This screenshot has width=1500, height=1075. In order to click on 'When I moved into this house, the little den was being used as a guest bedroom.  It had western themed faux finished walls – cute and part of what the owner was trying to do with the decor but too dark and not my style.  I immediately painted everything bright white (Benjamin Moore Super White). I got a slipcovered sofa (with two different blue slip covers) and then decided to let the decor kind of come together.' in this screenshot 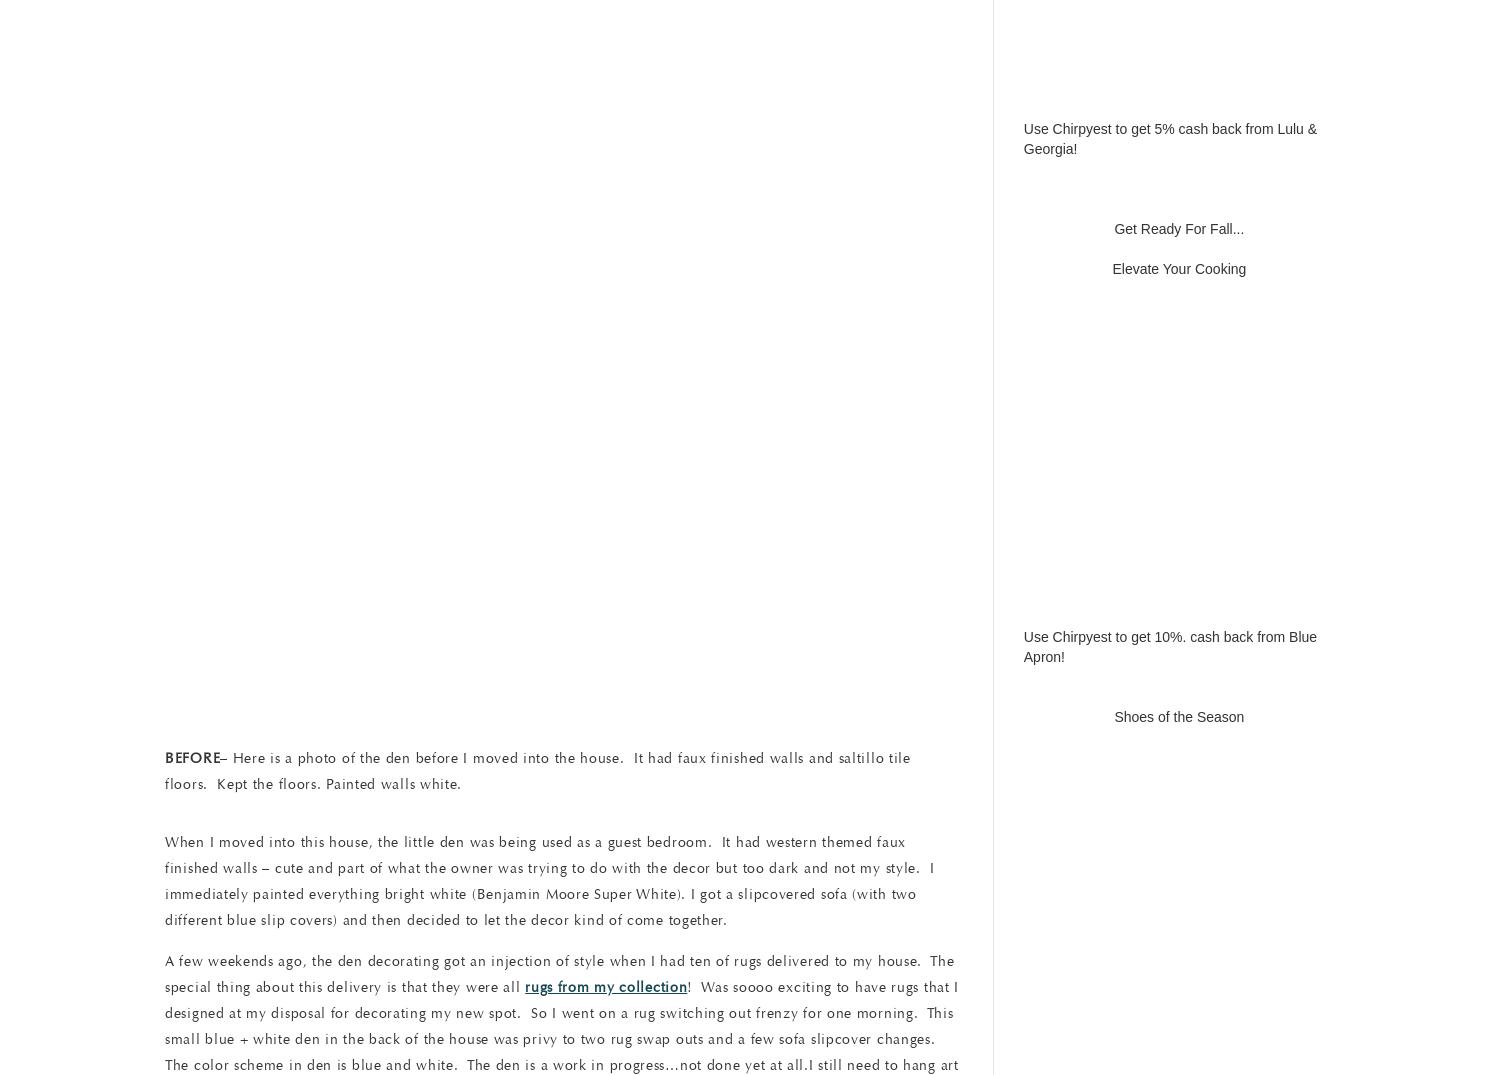, I will do `click(549, 880)`.